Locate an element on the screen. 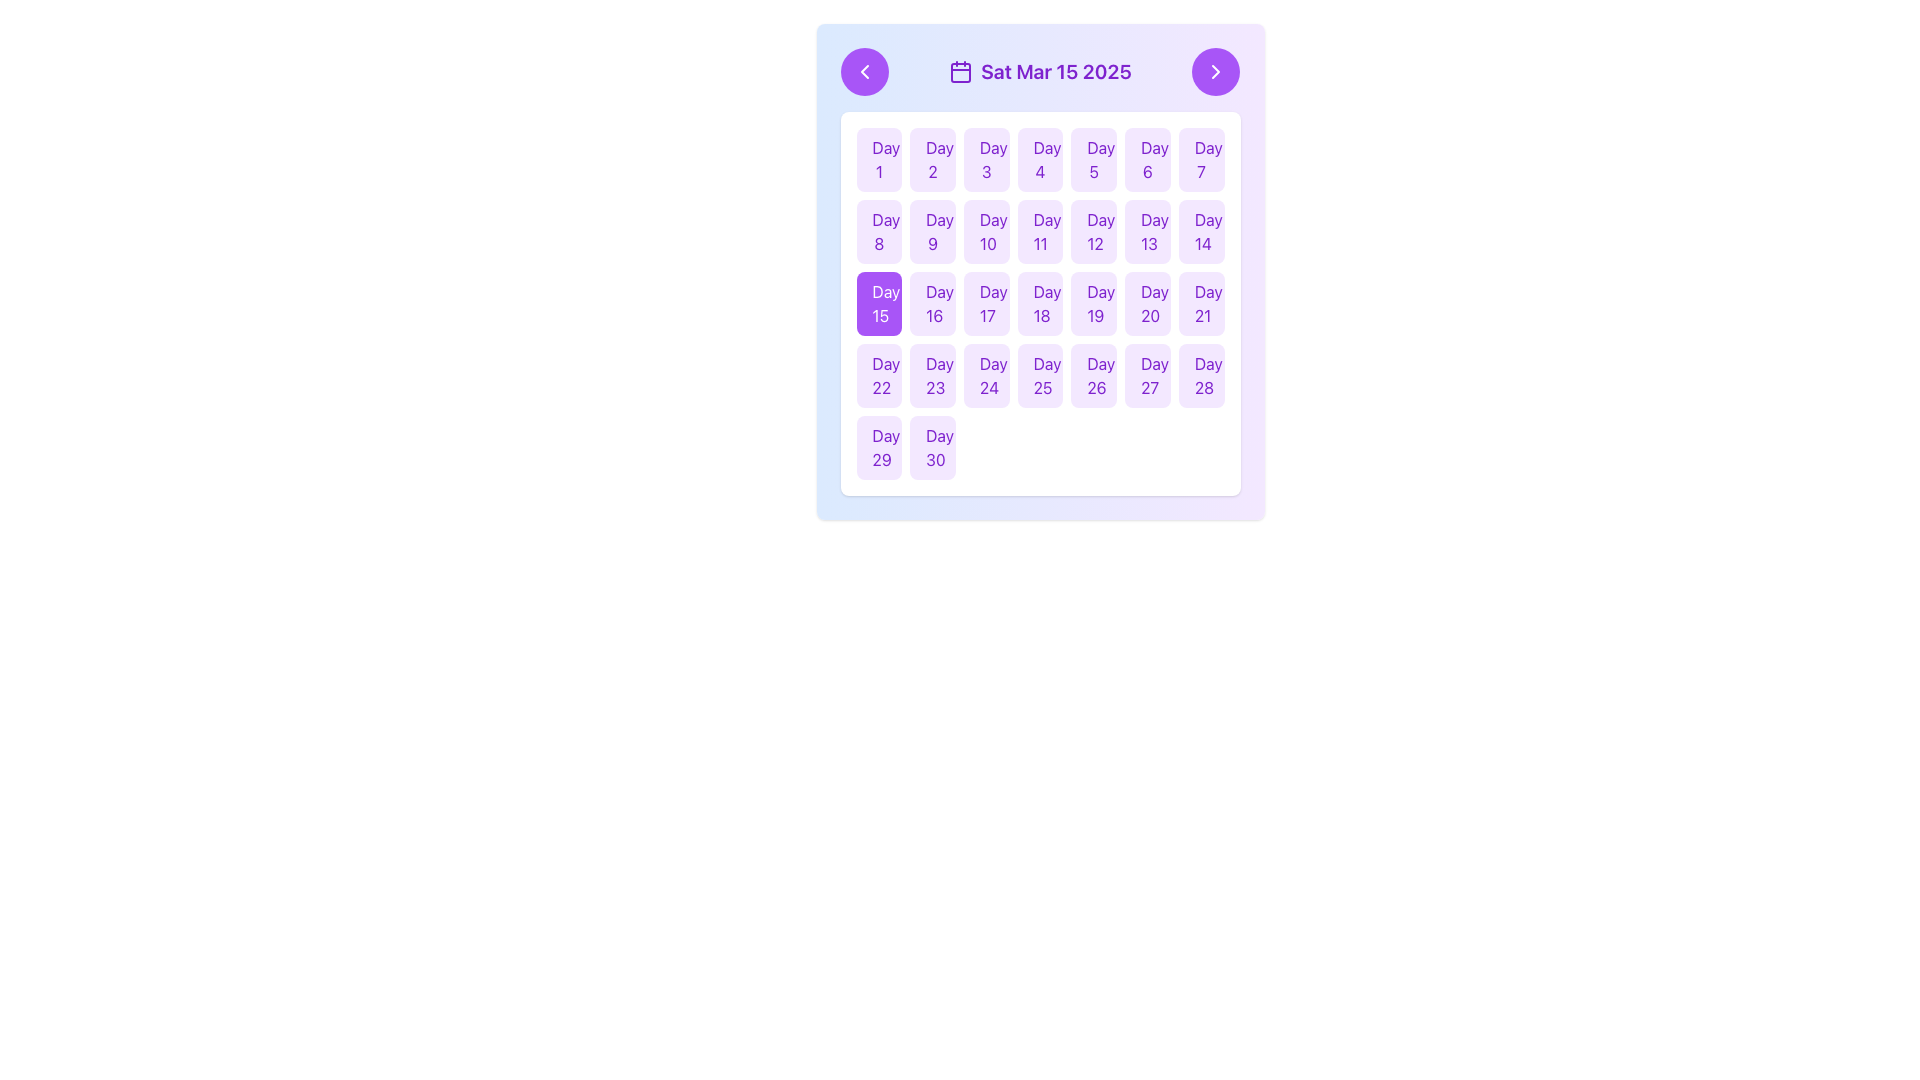 The width and height of the screenshot is (1920, 1080). the button representing the ninth day within the calendar interface is located at coordinates (932, 230).